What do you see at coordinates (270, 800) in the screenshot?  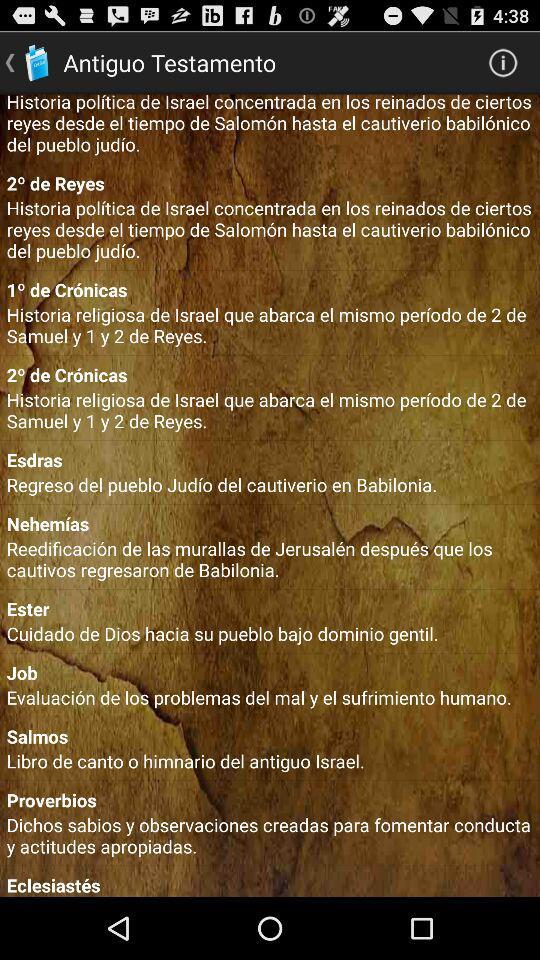 I see `item below the libro de canto app` at bounding box center [270, 800].